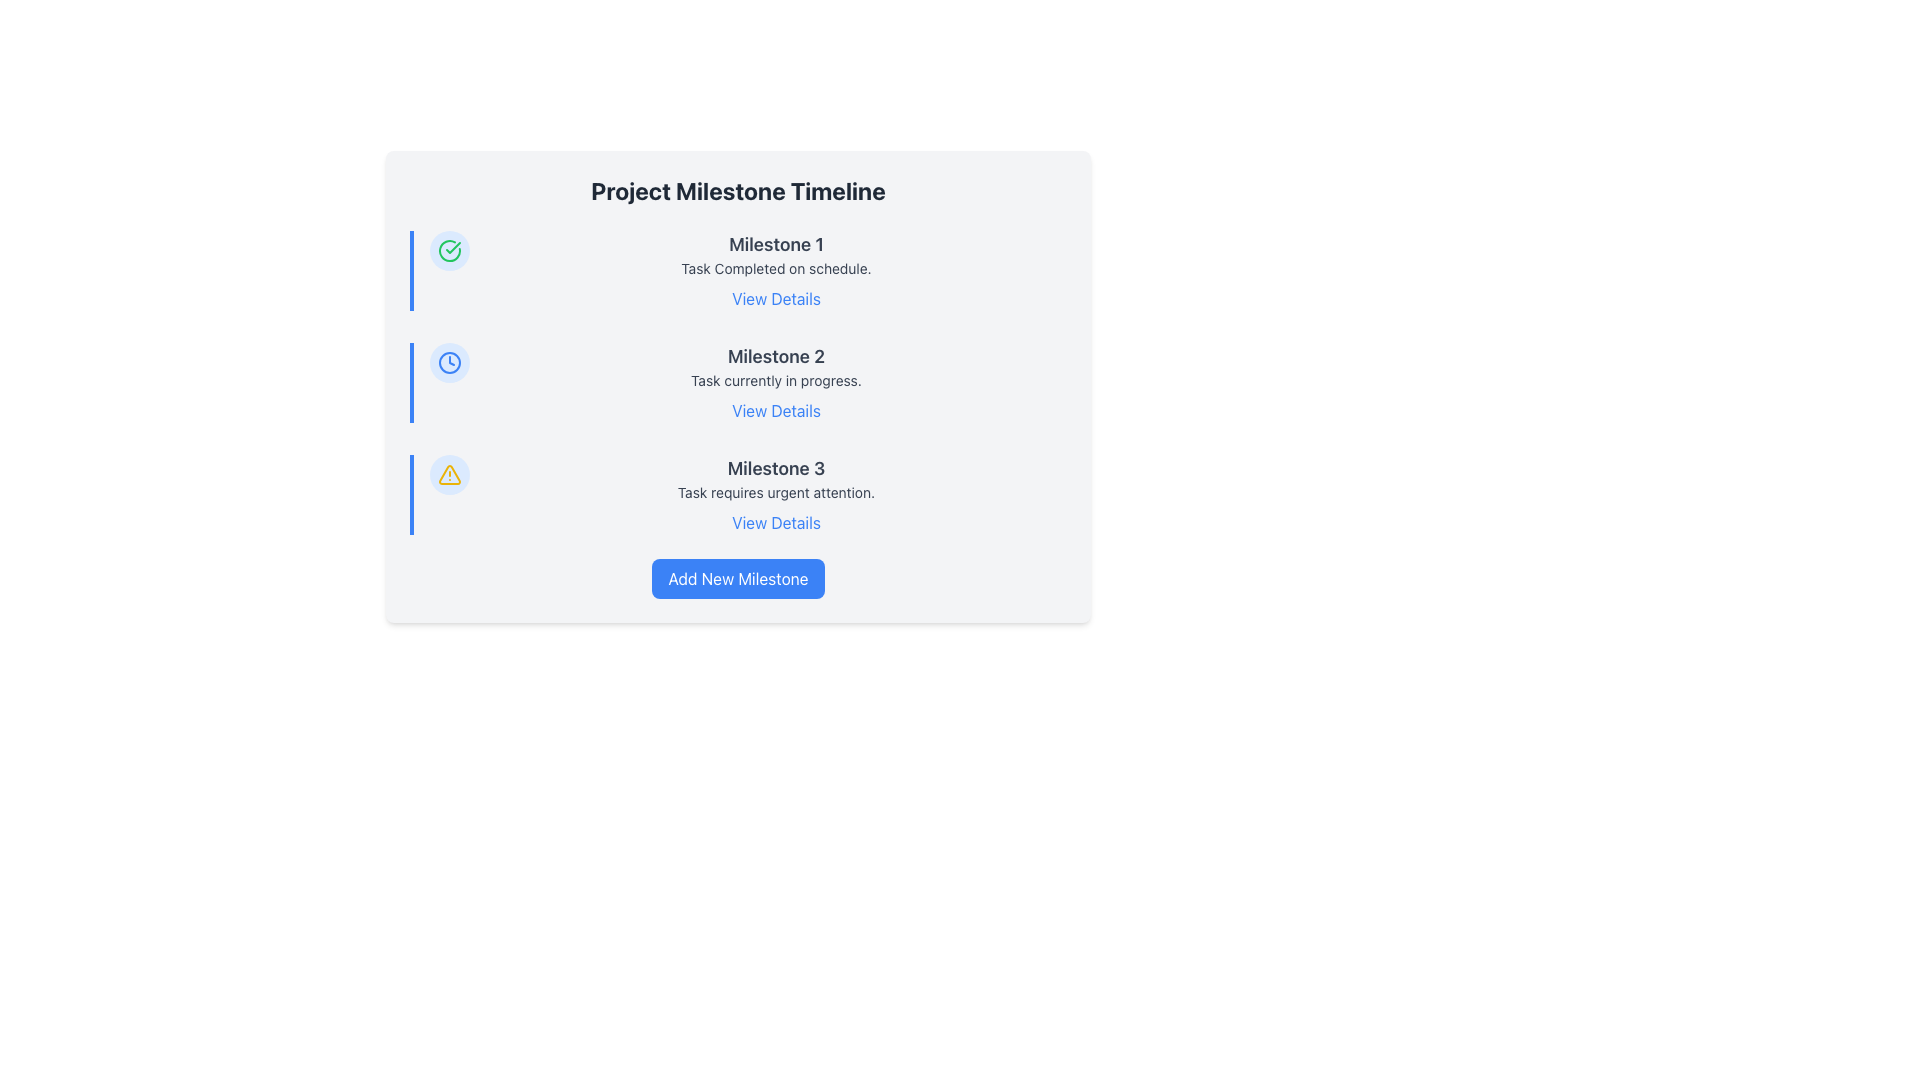  What do you see at coordinates (449, 249) in the screenshot?
I see `the SVG checkmark icon with a green stroke, located in the milestone timeline interface next to 'Milestone 1'` at bounding box center [449, 249].